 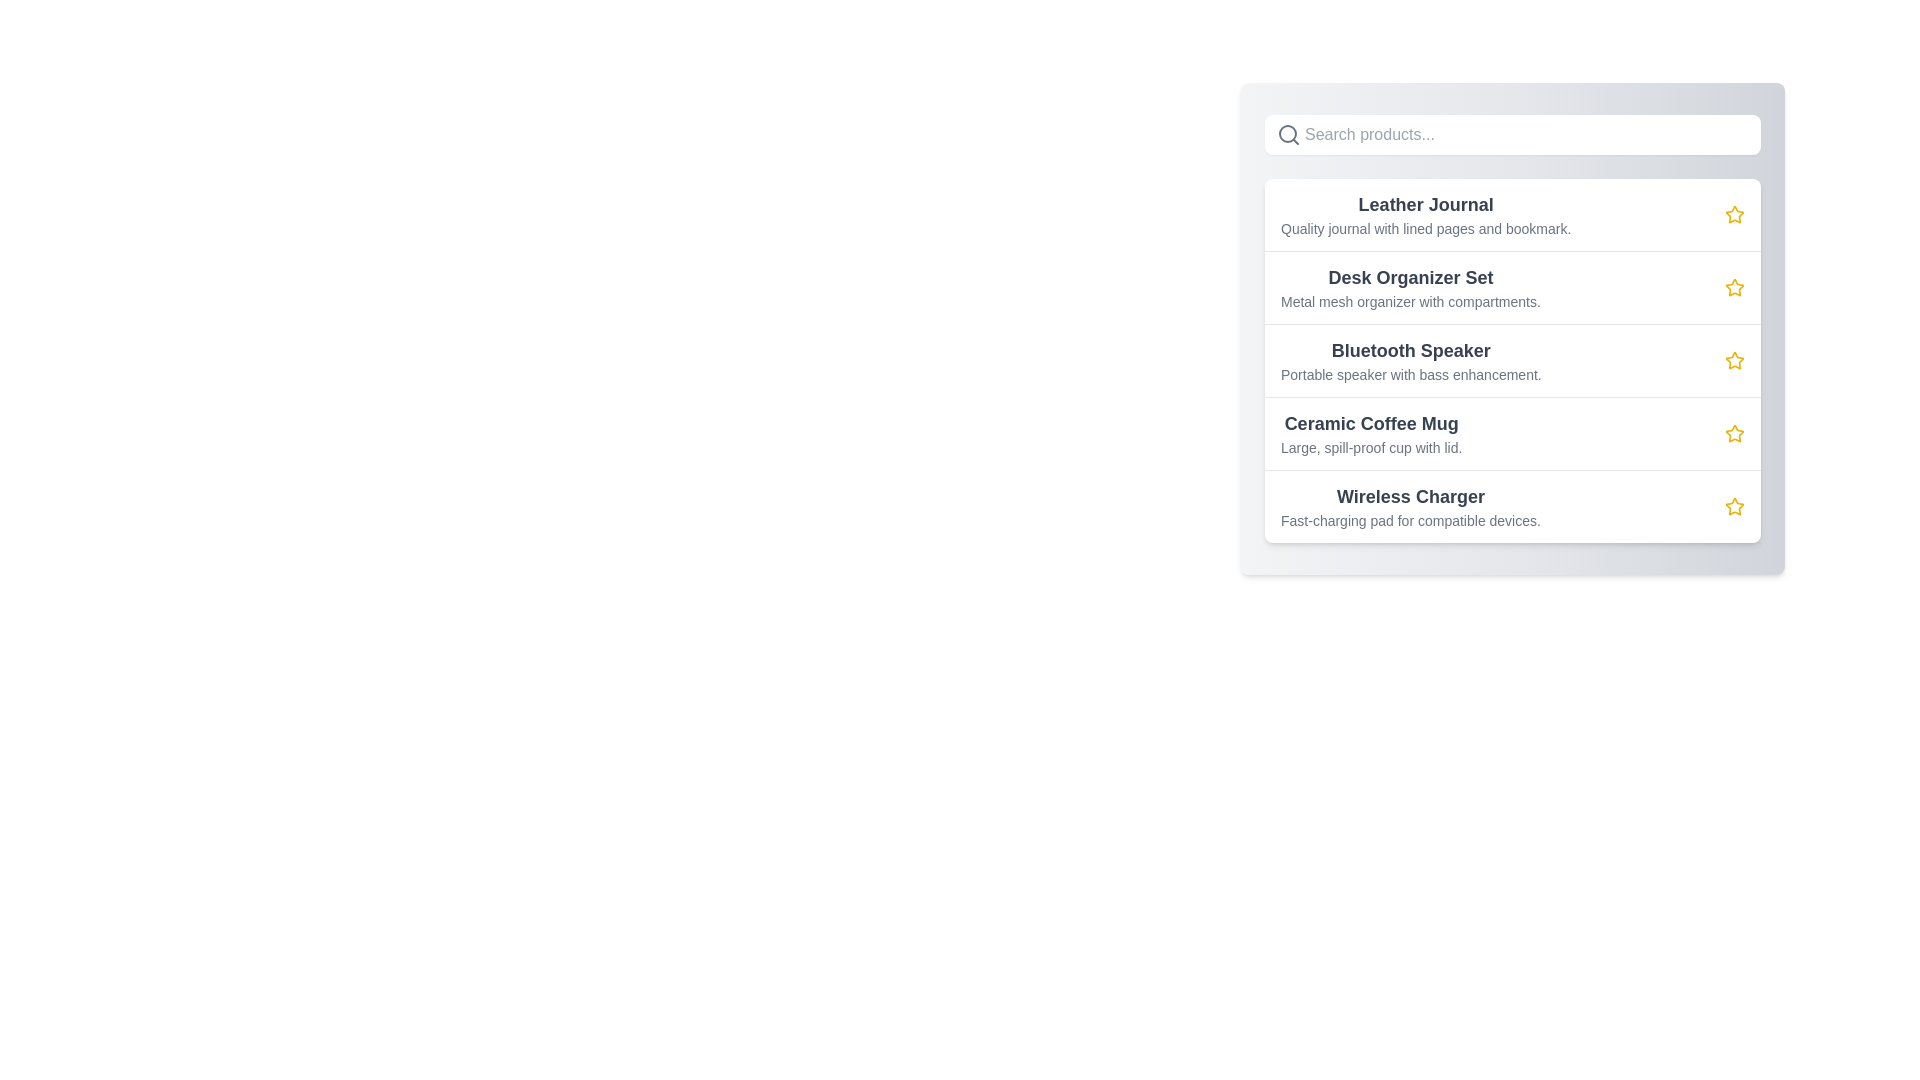 I want to click on descriptive subtitle located directly beneath the title 'Bluetooth Speaker', so click(x=1410, y=374).